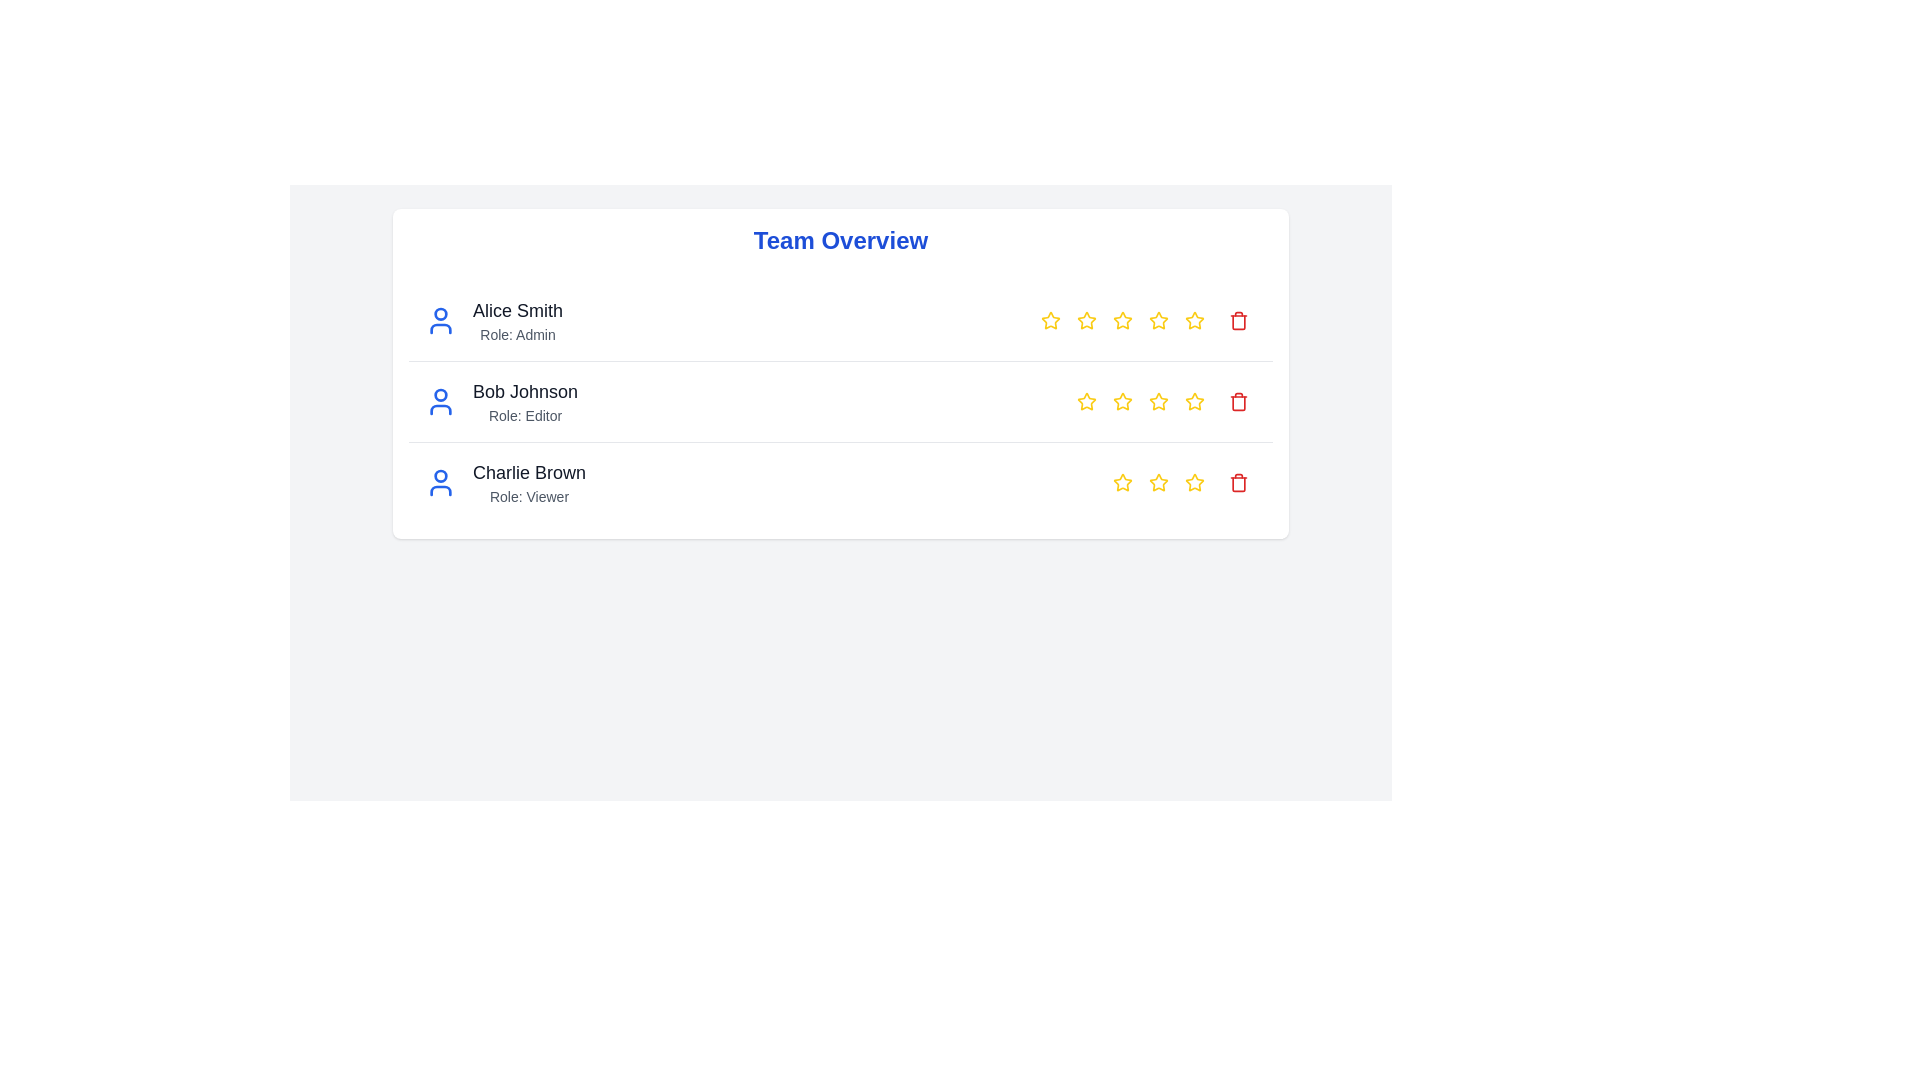  I want to click on the fifth yellow star icon used for ratings in the 'Team Overview' section, which is associated with 'Bob Johnson' and positioned to the right of 'Role: Editor', so click(1195, 319).